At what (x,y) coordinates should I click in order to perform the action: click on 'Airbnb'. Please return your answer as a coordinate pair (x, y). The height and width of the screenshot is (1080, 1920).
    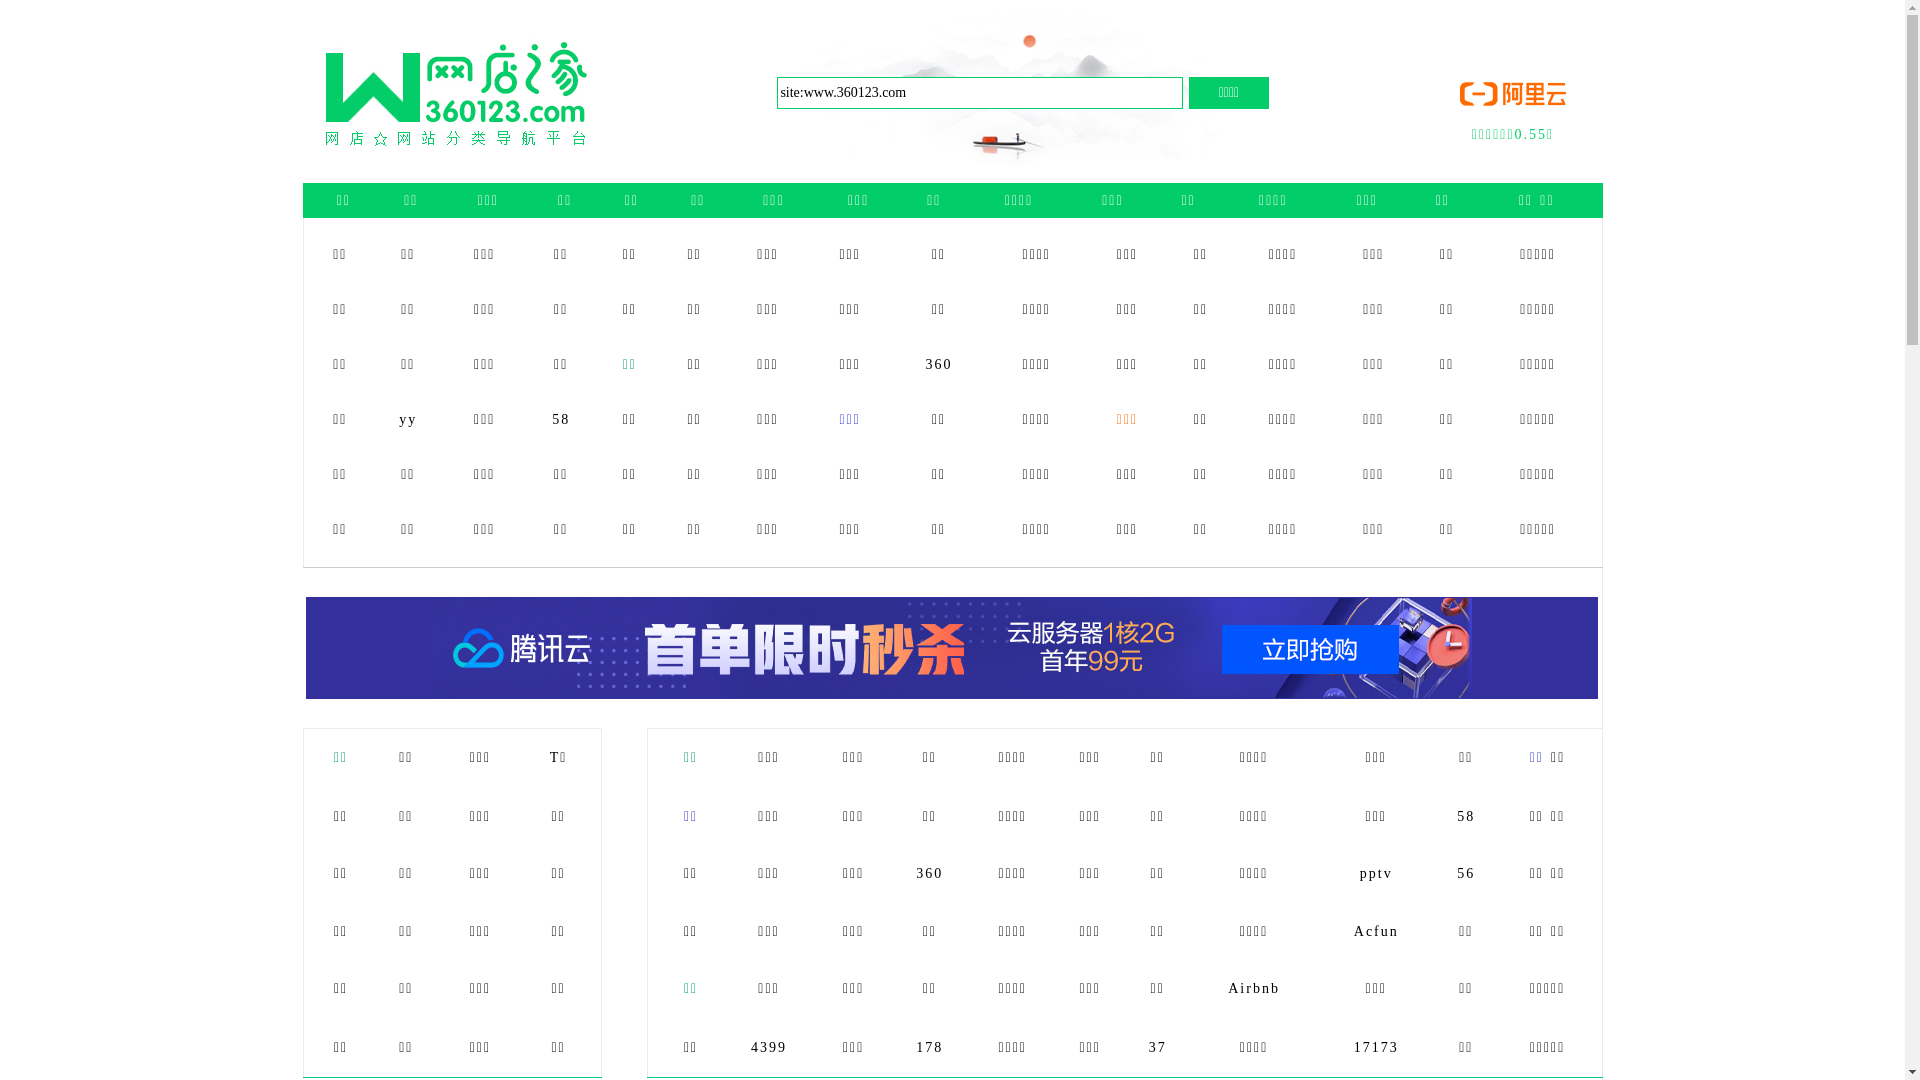
    Looking at the image, I should click on (1252, 987).